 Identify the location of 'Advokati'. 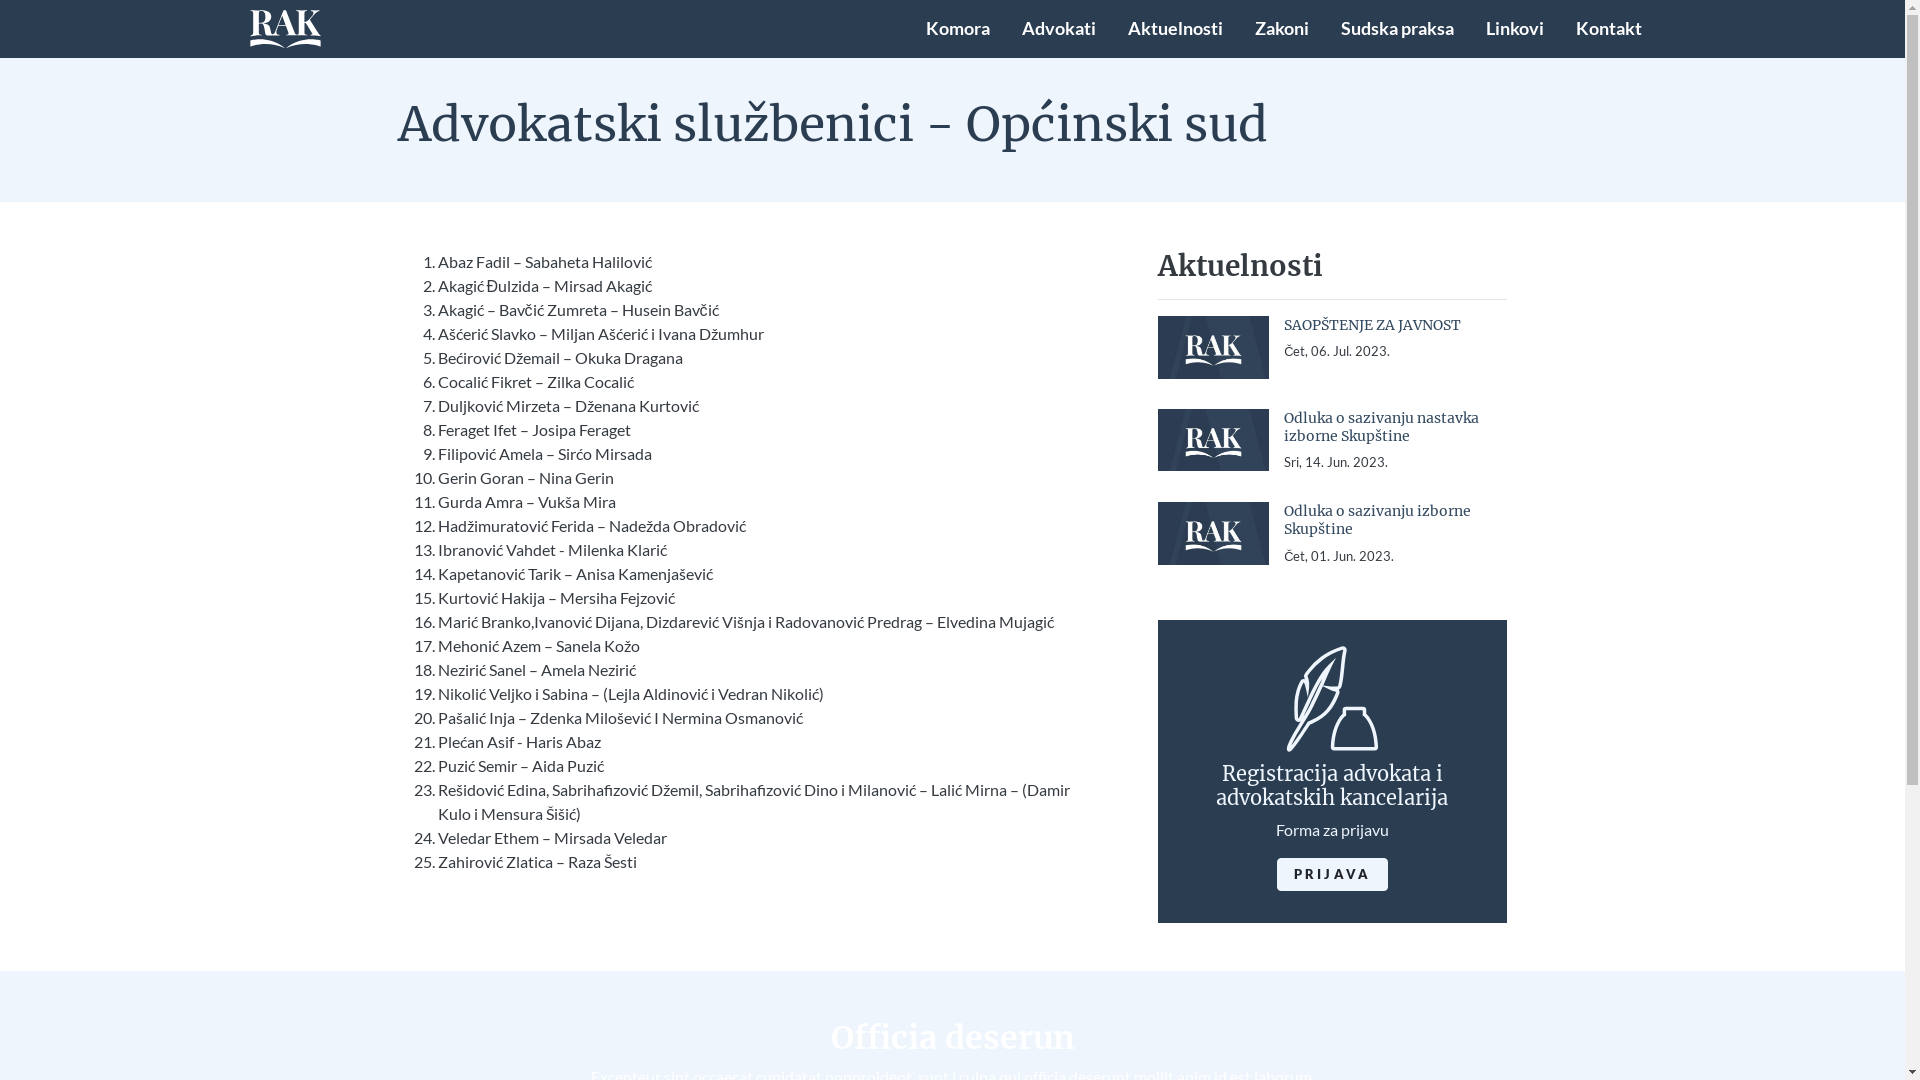
(1058, 29).